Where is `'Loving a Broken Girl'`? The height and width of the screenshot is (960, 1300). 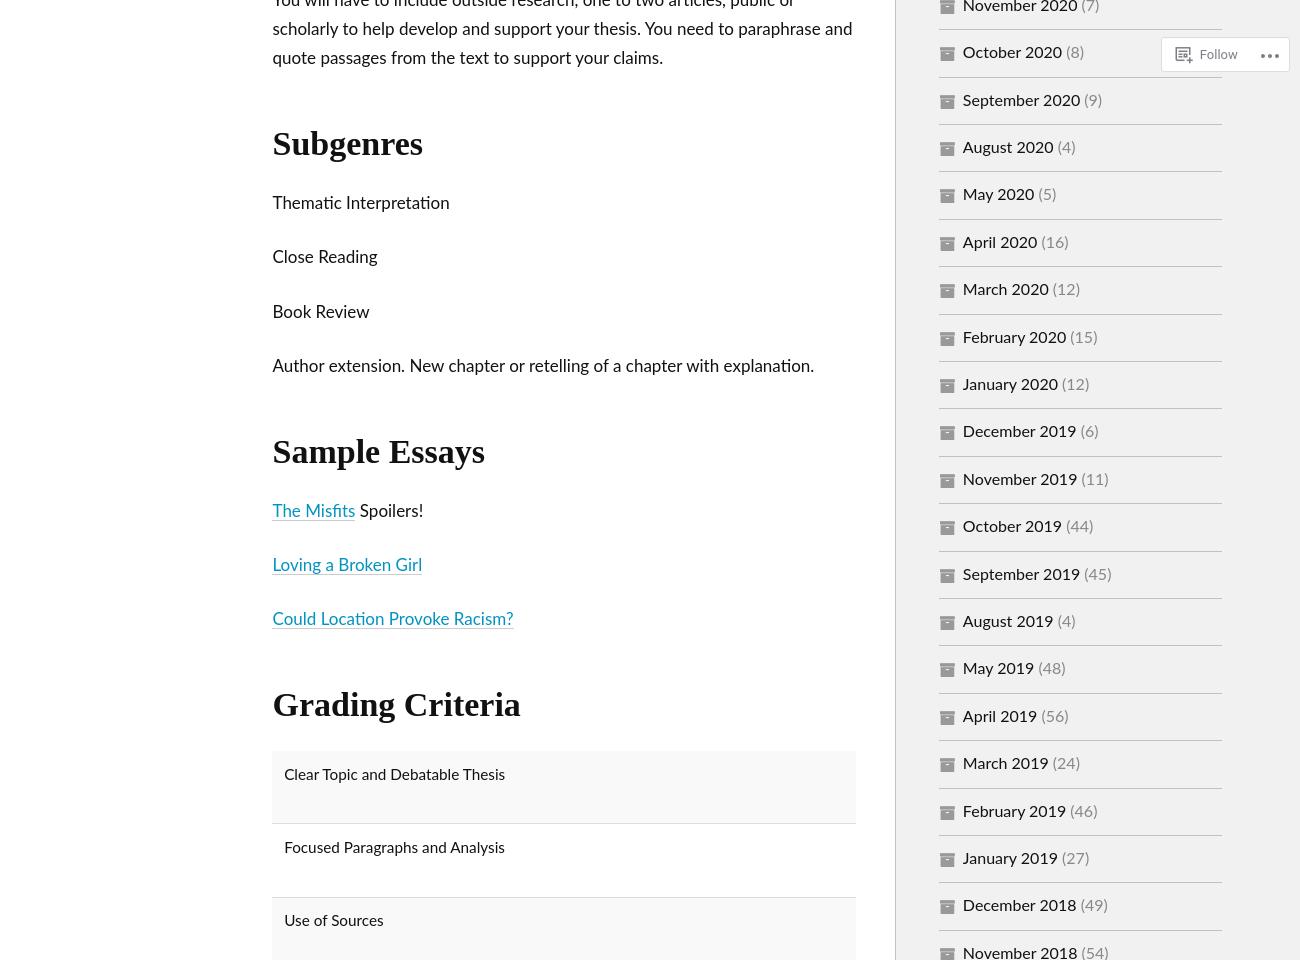
'Loving a Broken Girl' is located at coordinates (345, 565).